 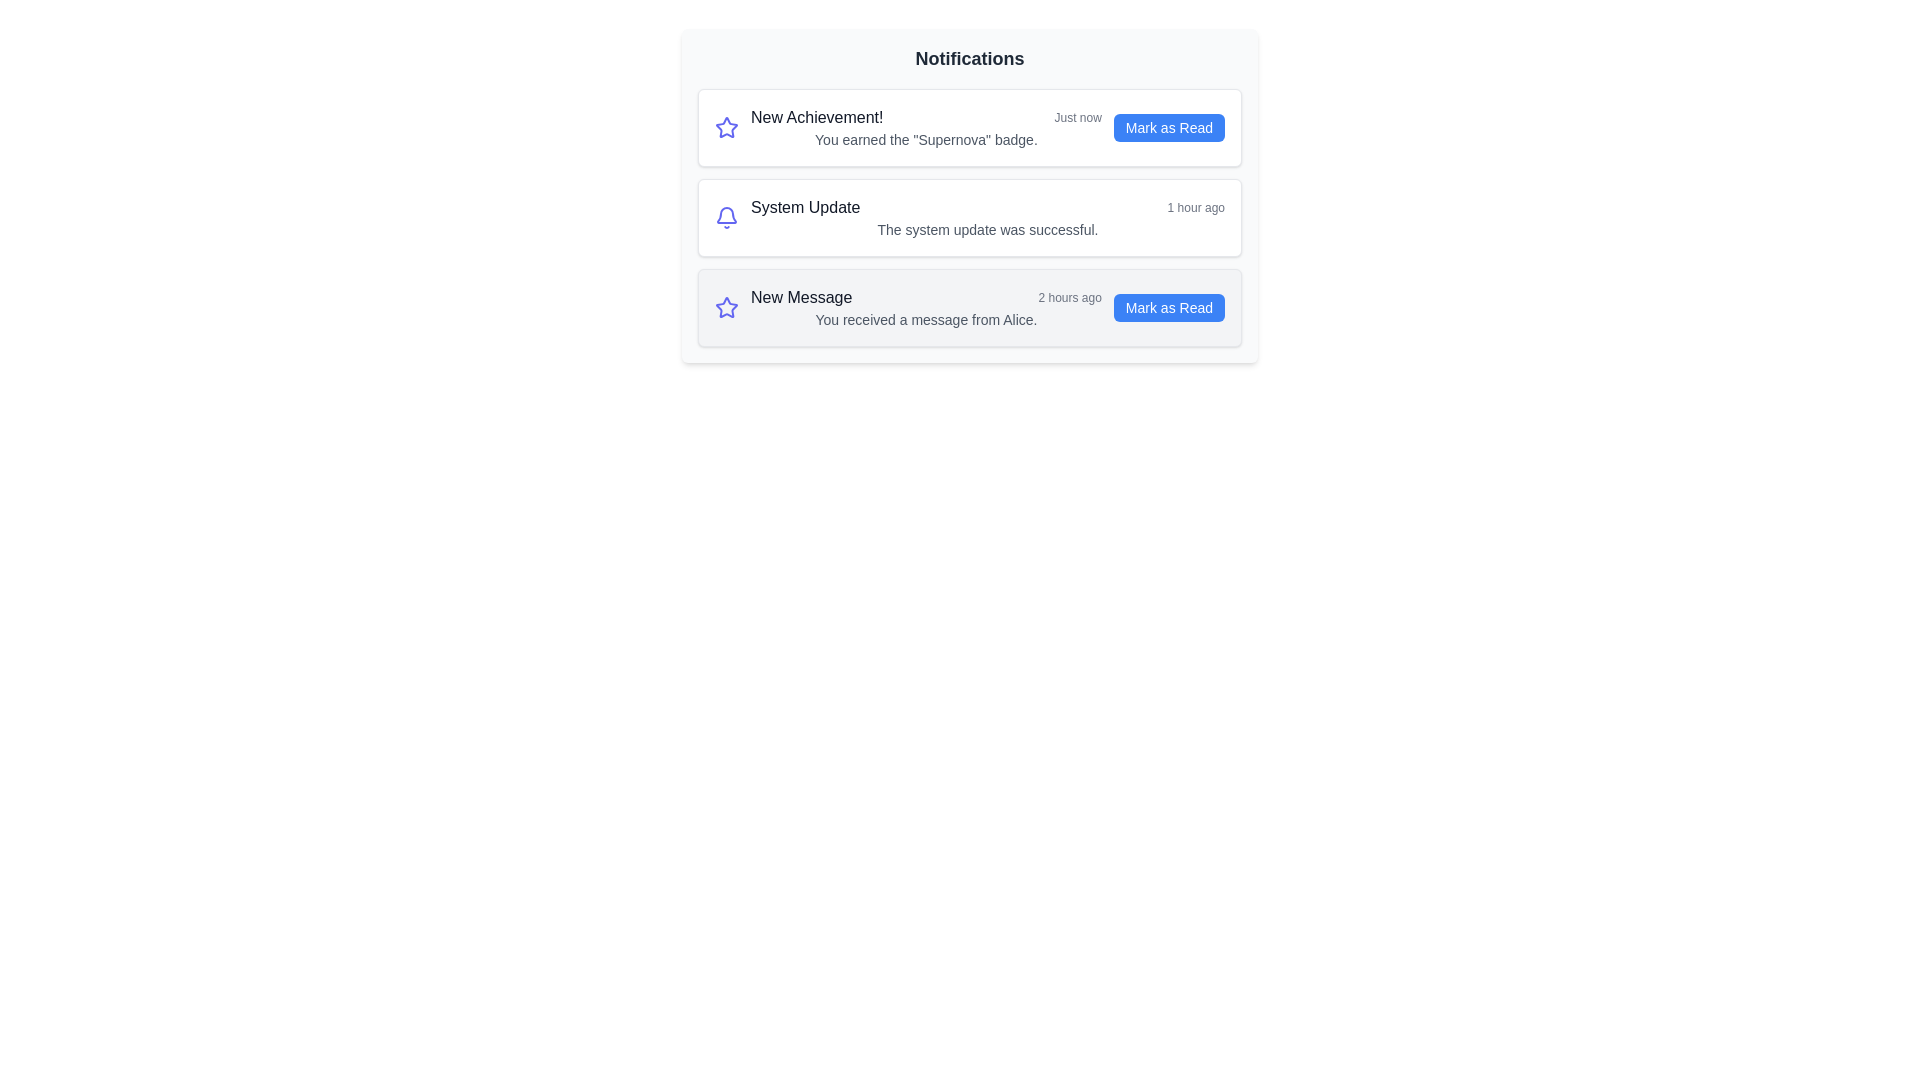 What do you see at coordinates (925, 308) in the screenshot?
I see `the third notification item in the notification panel to read the message details` at bounding box center [925, 308].